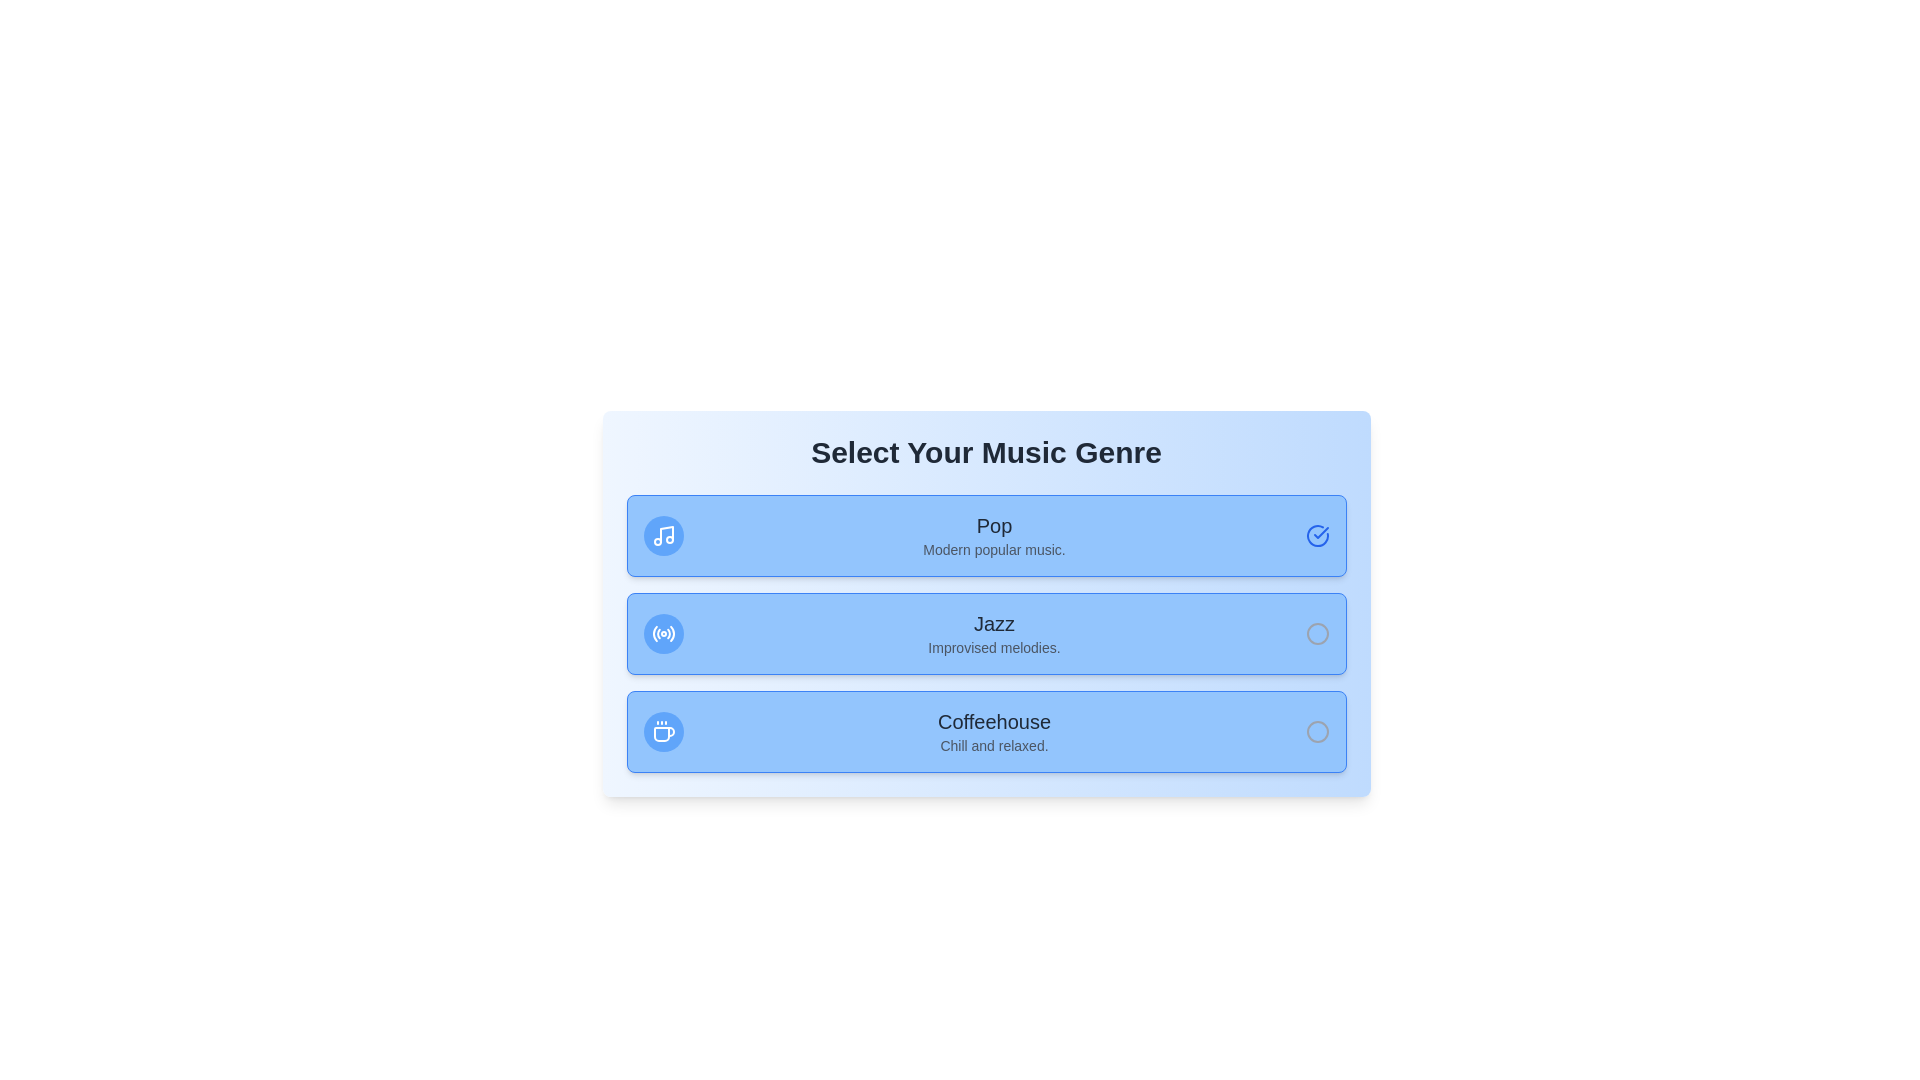  I want to click on the decorative line segment that forms the vertical stem of the musical note icon located under the 'Pop' genre button in the music selection interface, so click(666, 533).